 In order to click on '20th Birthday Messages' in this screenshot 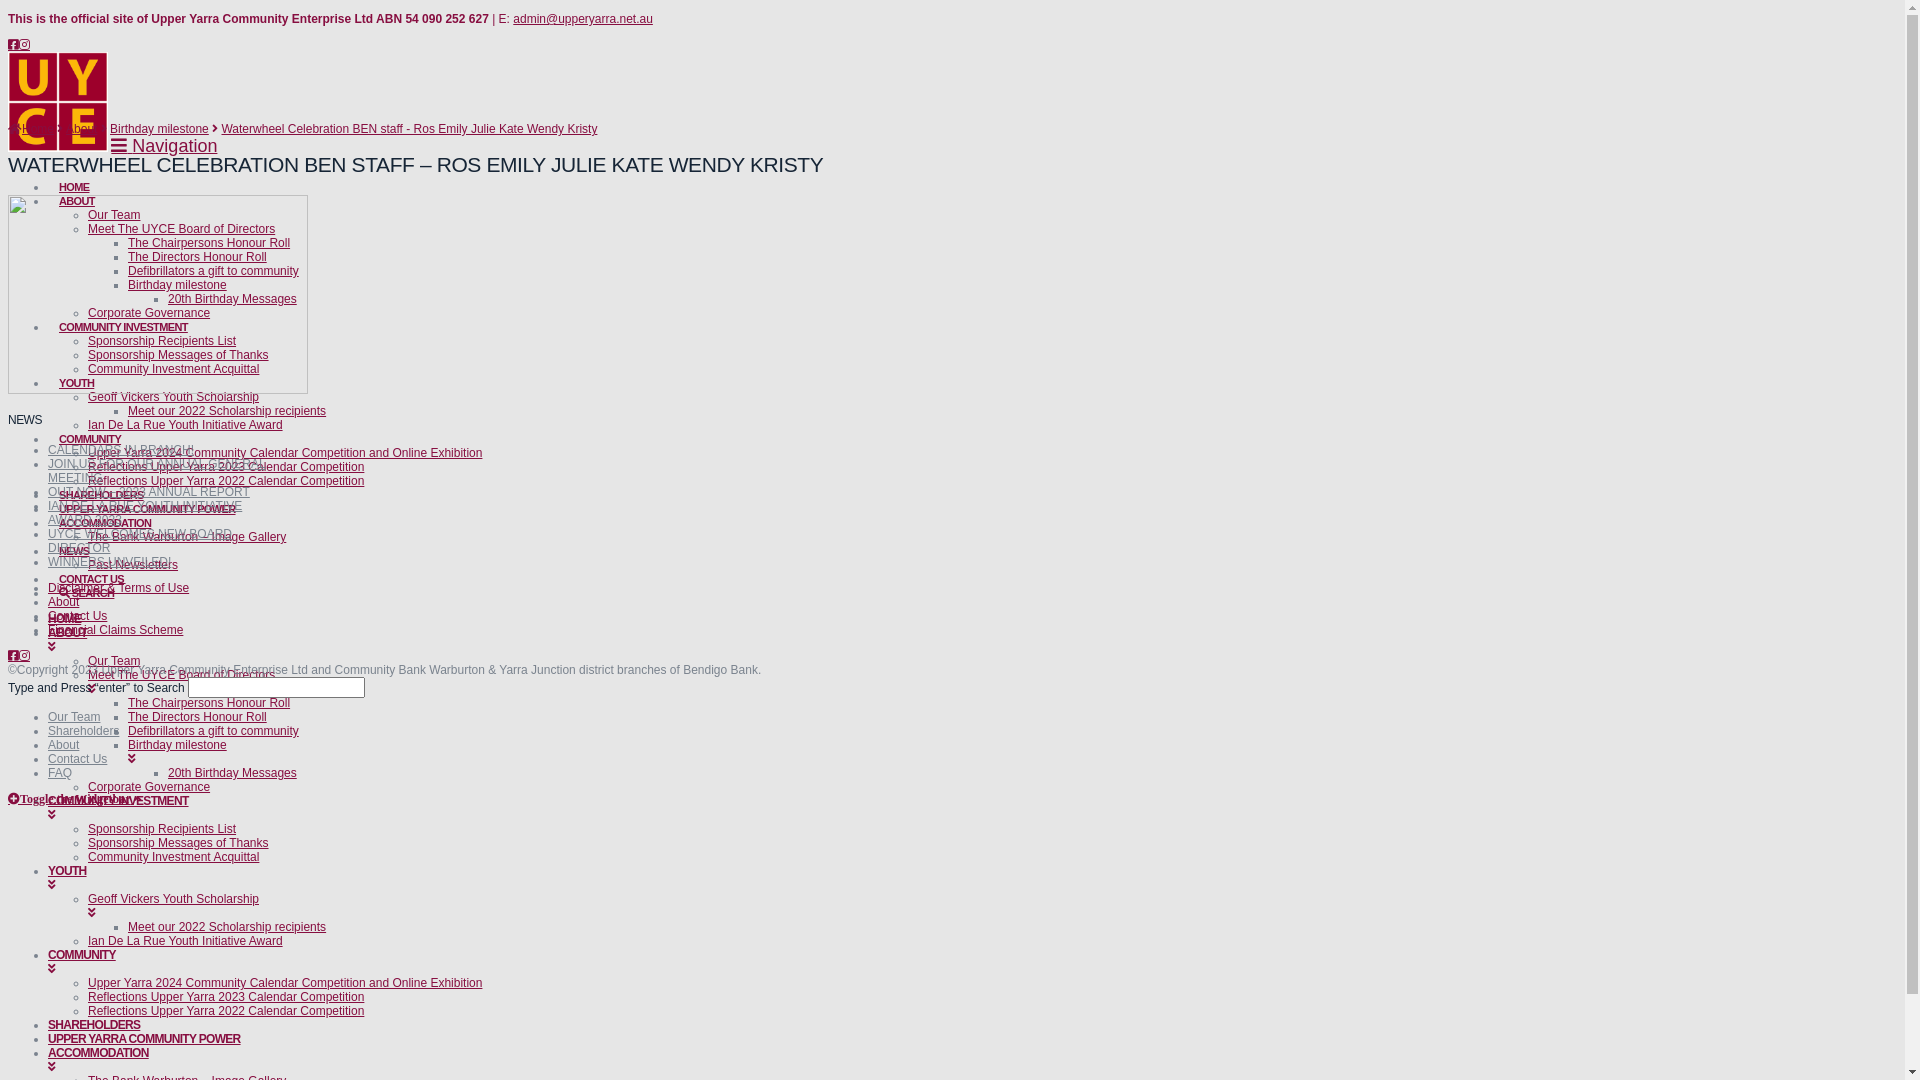, I will do `click(232, 299)`.